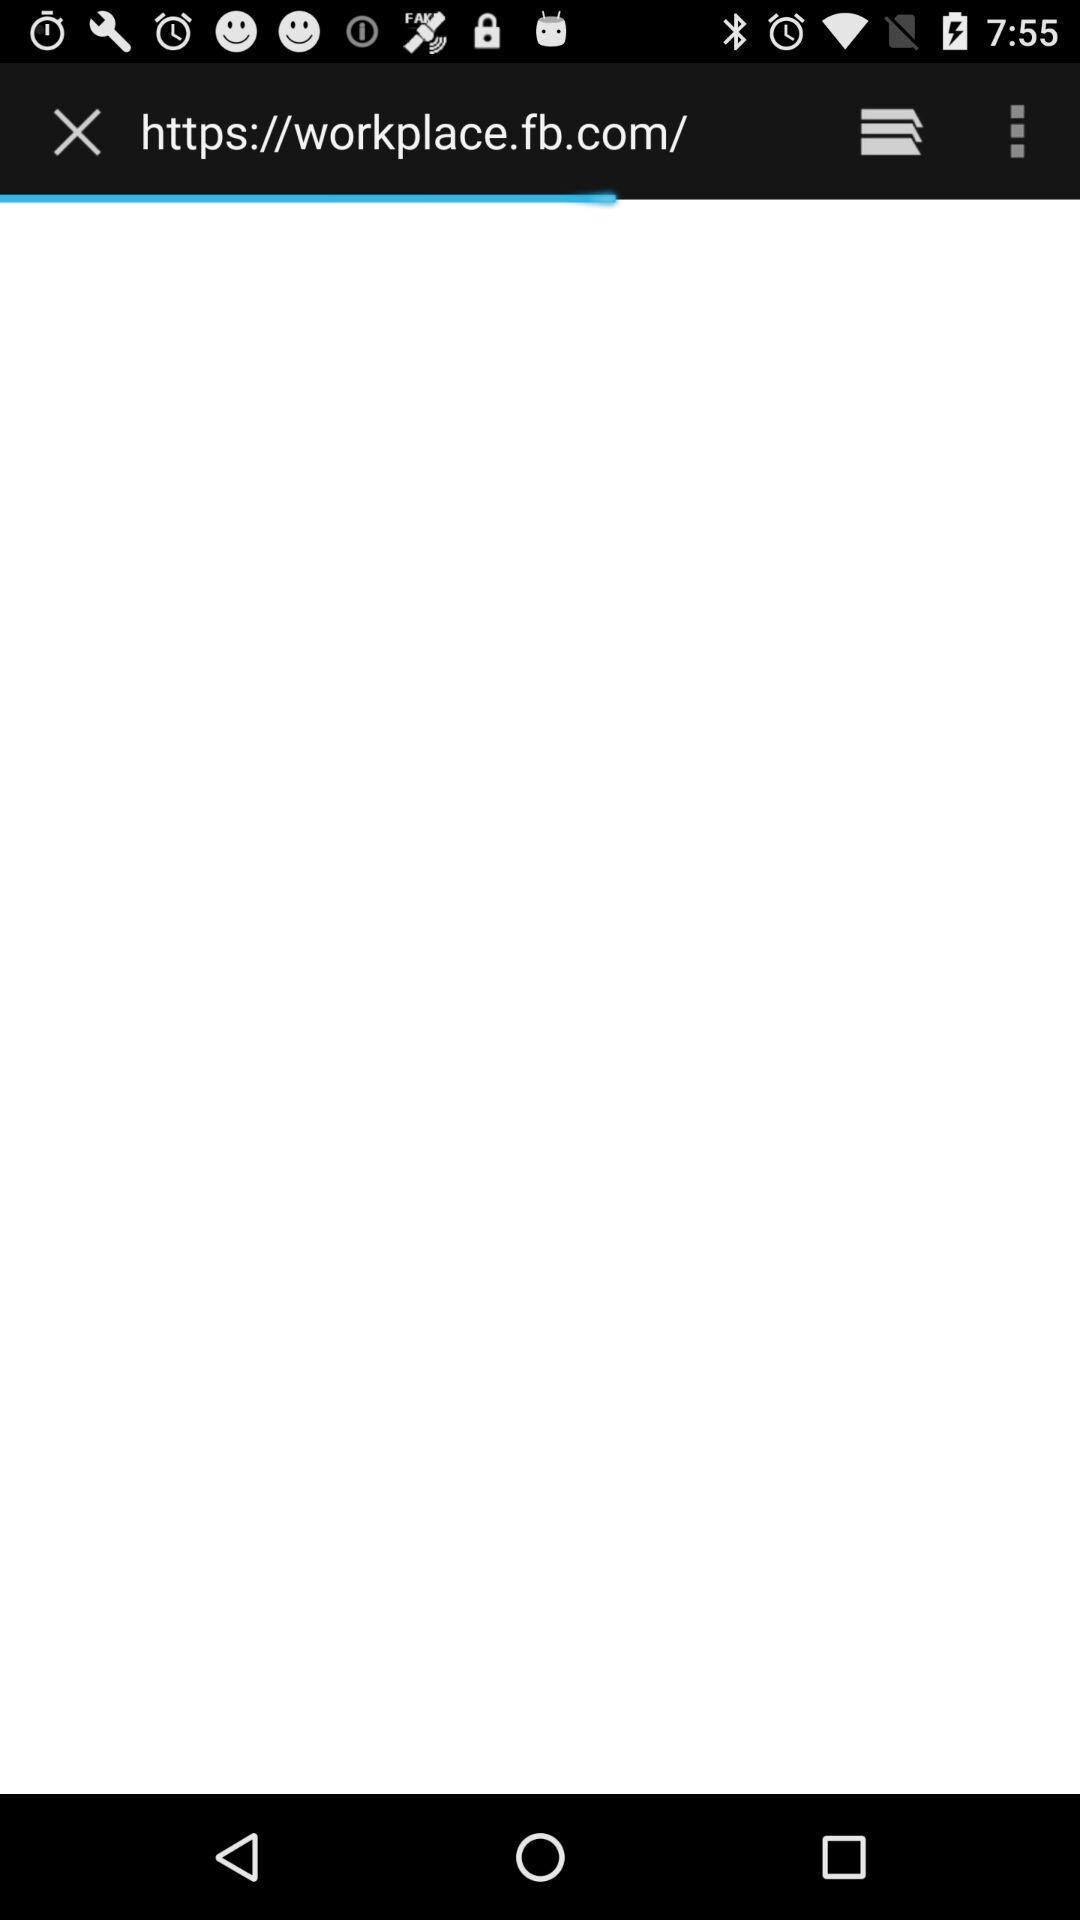 The width and height of the screenshot is (1080, 1920). I want to click on item next to the https workplace fb, so click(890, 130).